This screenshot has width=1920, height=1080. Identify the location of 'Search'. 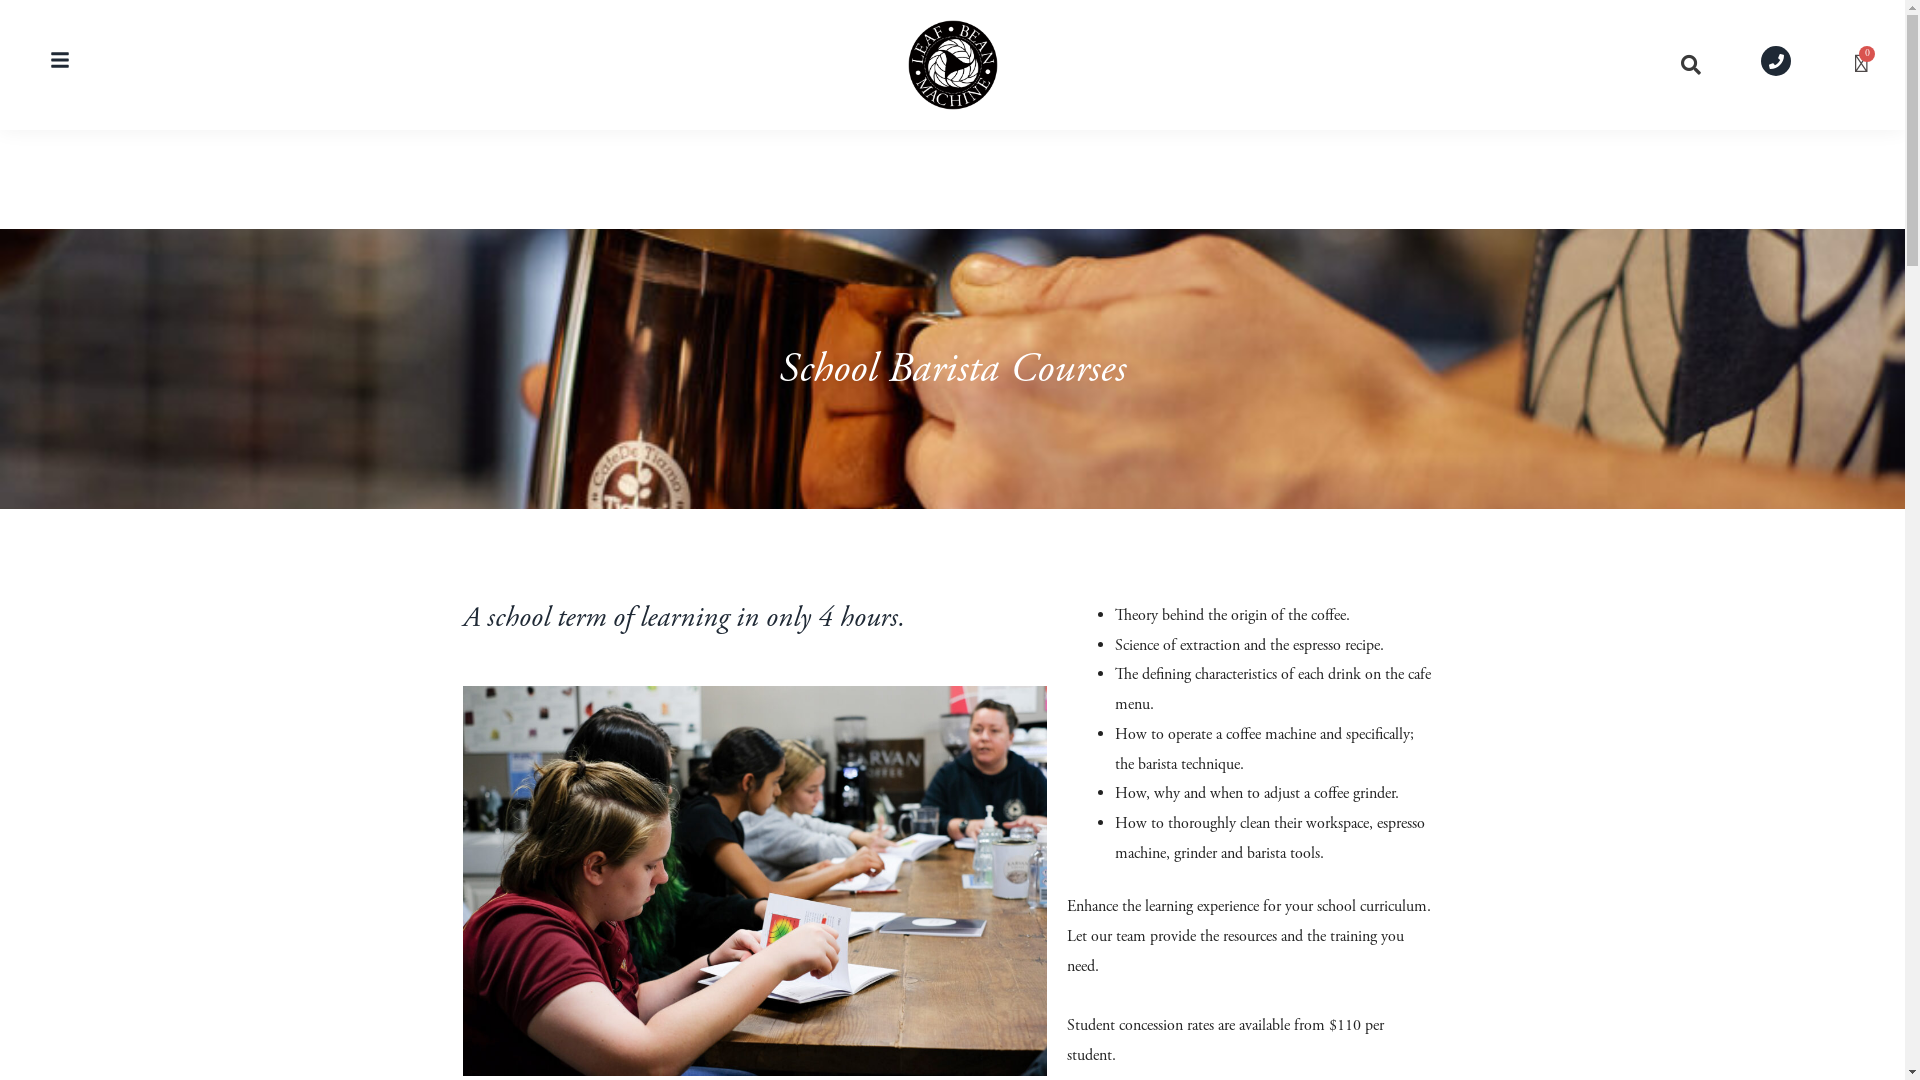
(1684, 64).